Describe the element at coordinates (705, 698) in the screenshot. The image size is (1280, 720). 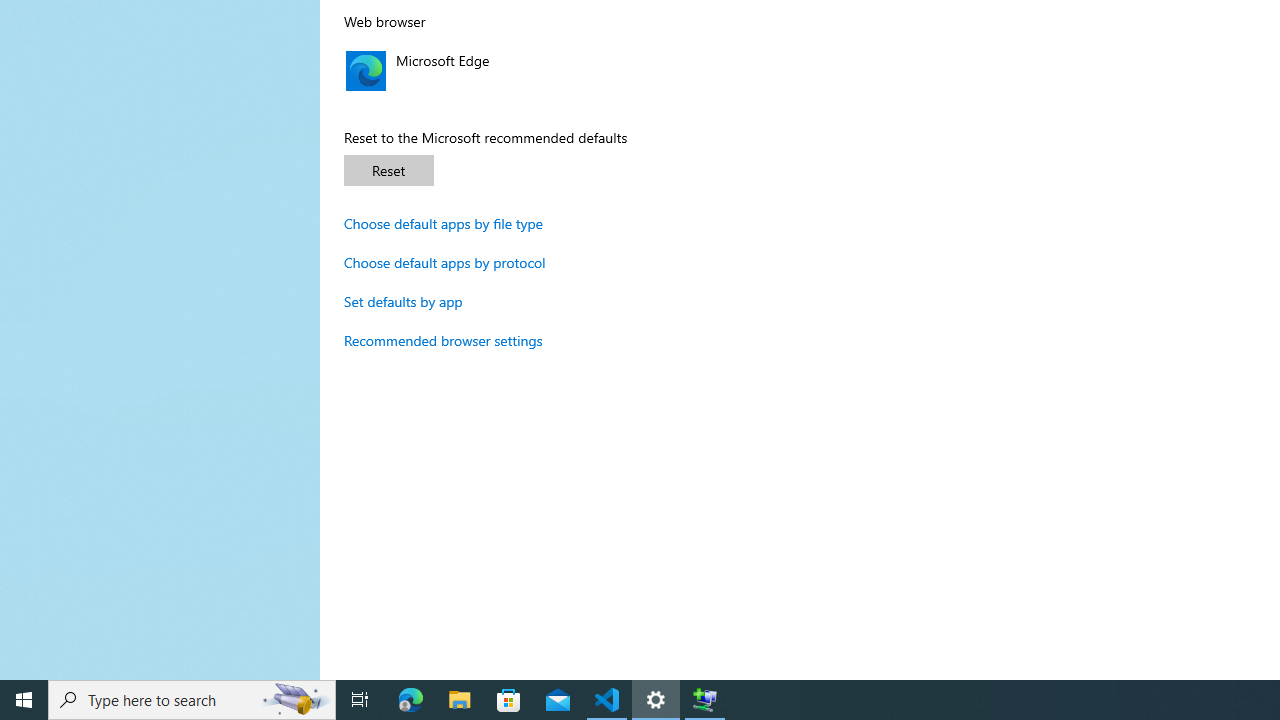
I see `'Extensible Wizards Host Process - 1 running window'` at that location.